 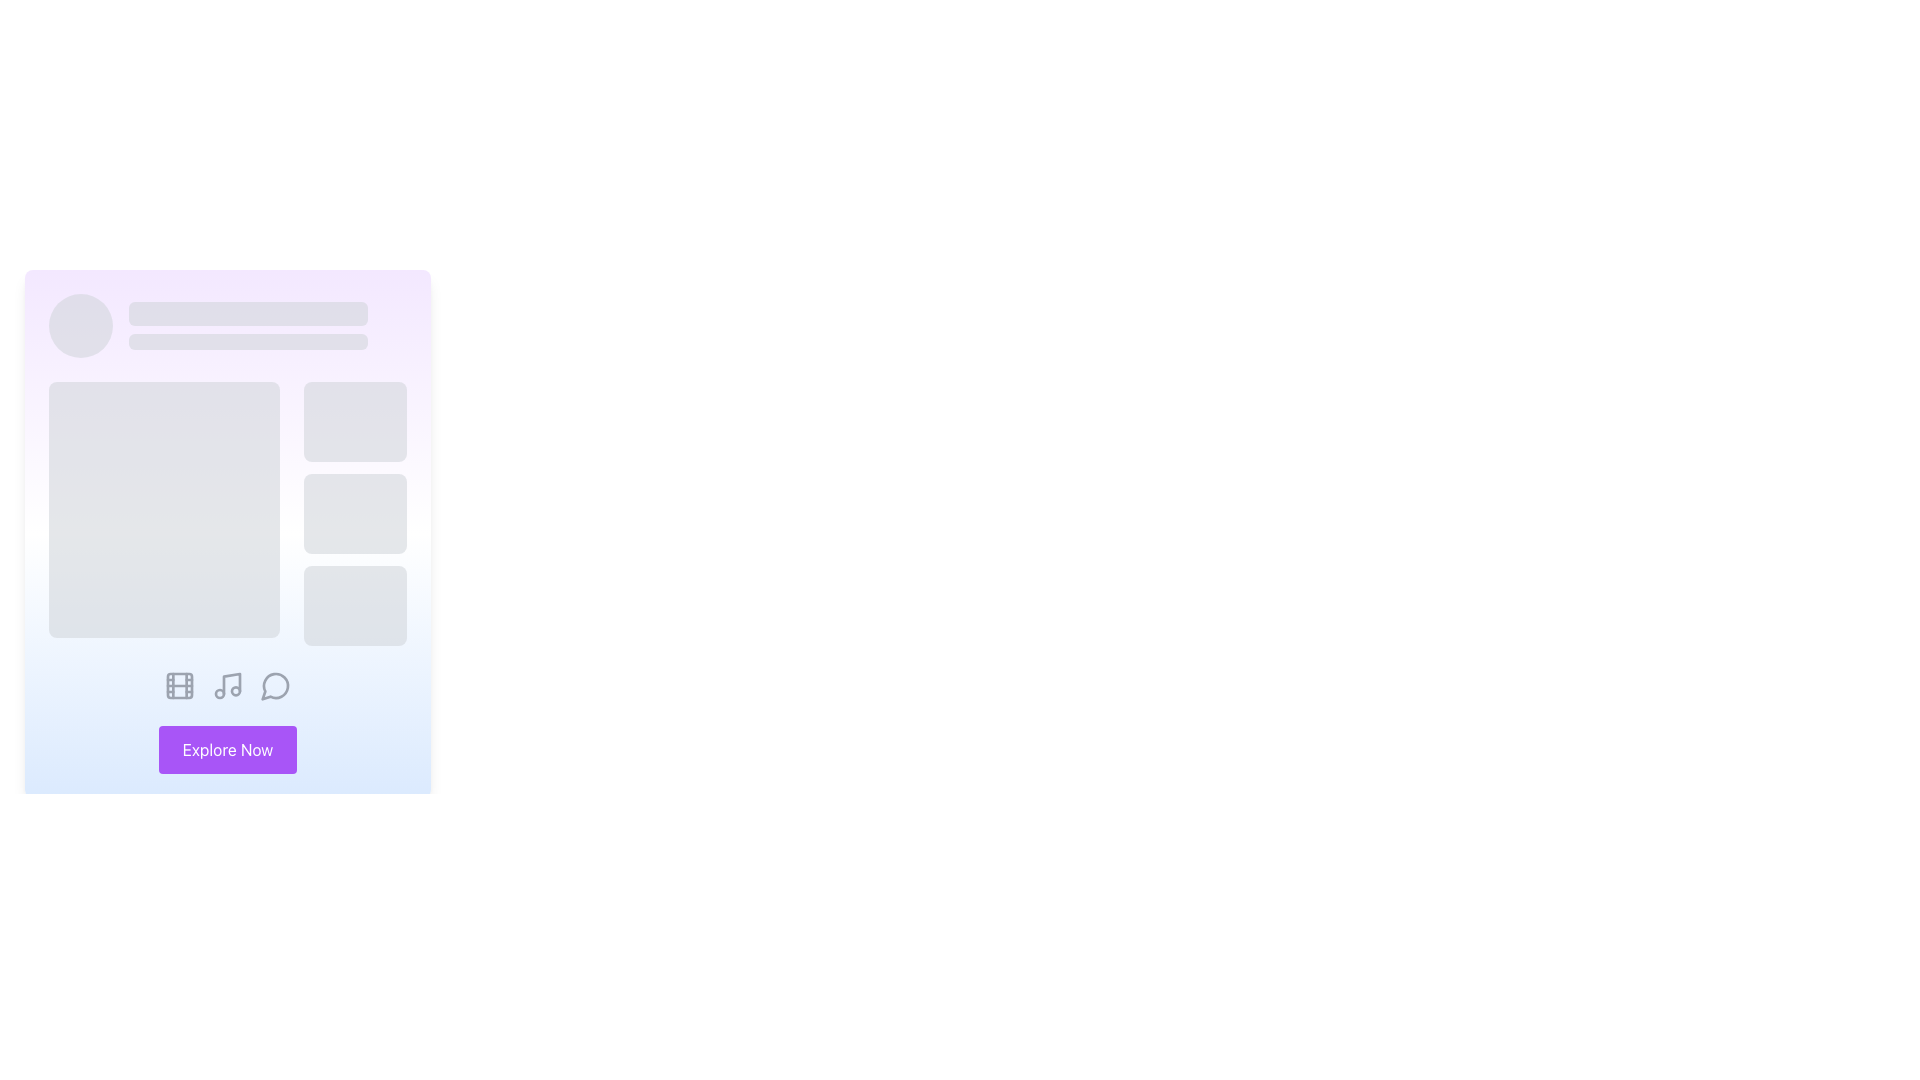 What do you see at coordinates (355, 512) in the screenshot?
I see `the second Placeholder element with rounded corners and a gray background, located in a vertical stack on the right side of the interface` at bounding box center [355, 512].